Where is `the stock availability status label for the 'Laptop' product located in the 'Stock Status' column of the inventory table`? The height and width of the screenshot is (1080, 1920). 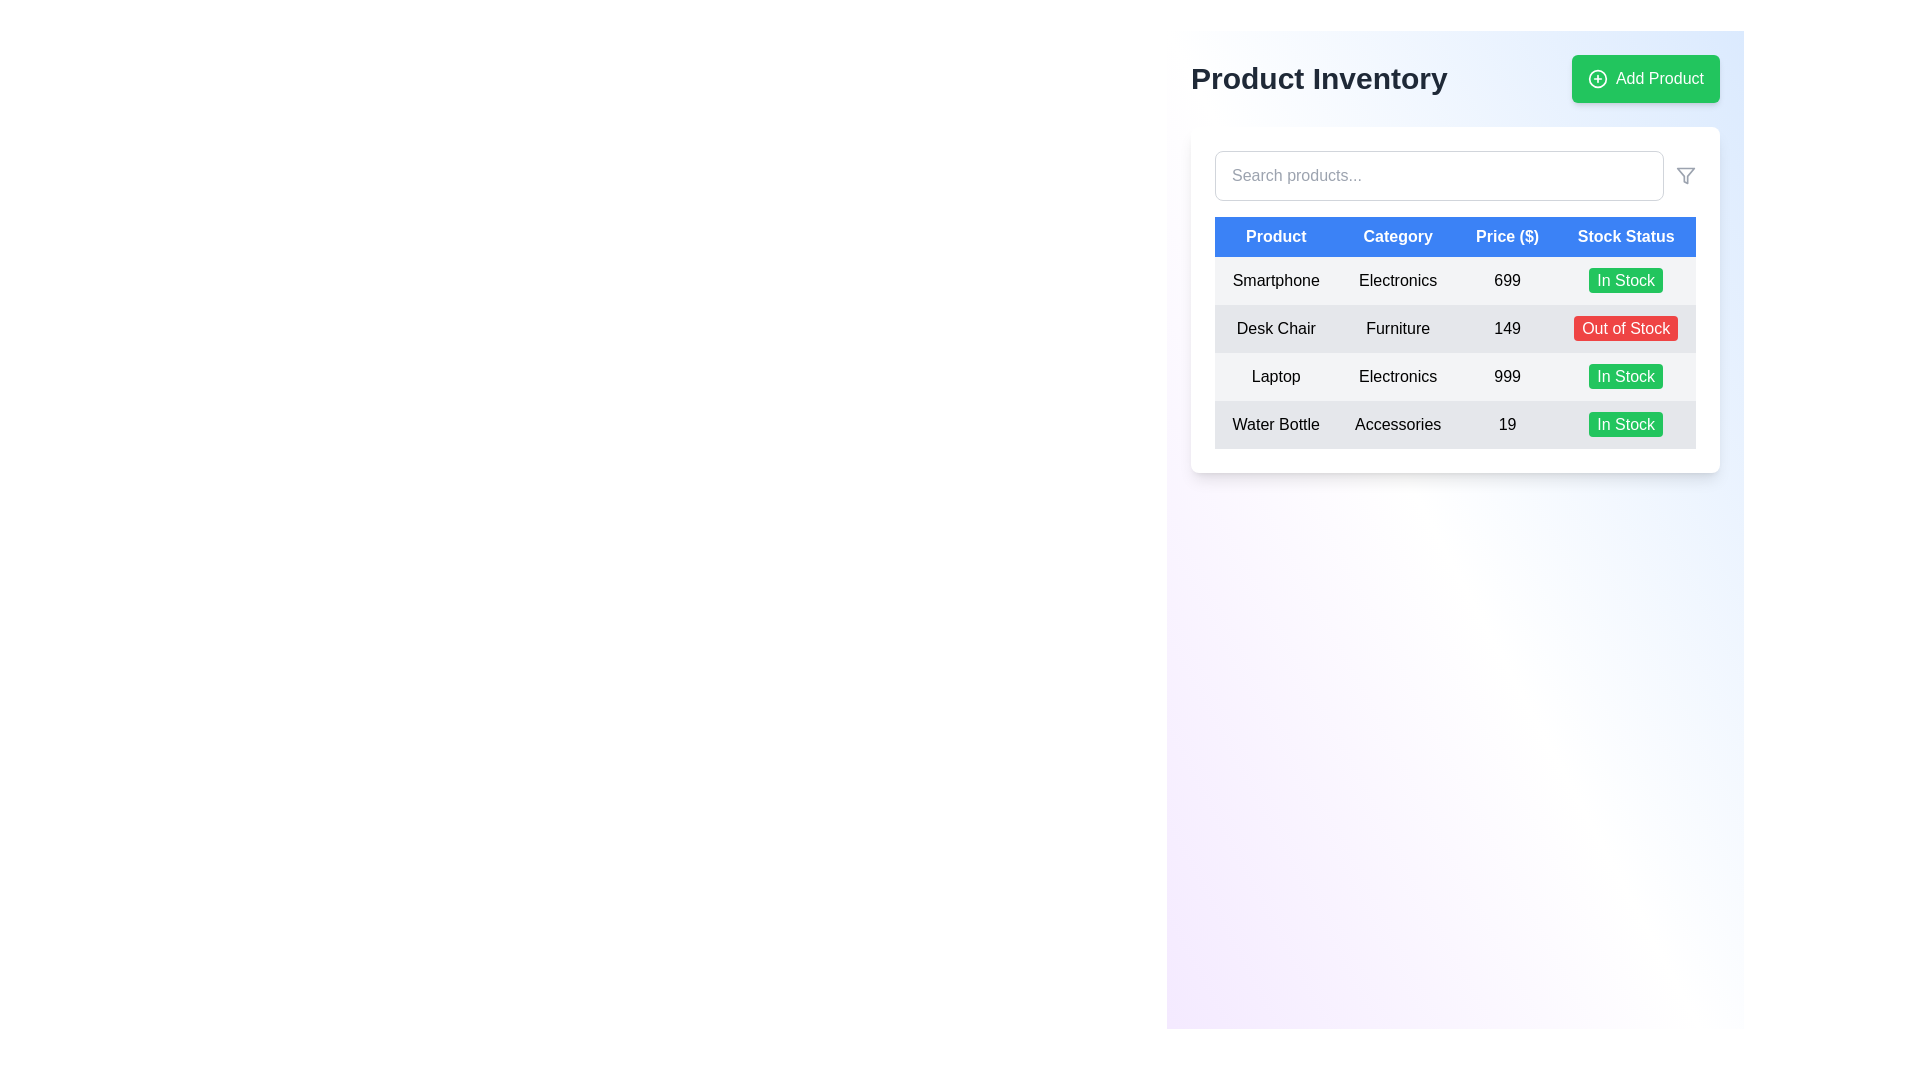
the stock availability status label for the 'Laptop' product located in the 'Stock Status' column of the inventory table is located at coordinates (1626, 376).